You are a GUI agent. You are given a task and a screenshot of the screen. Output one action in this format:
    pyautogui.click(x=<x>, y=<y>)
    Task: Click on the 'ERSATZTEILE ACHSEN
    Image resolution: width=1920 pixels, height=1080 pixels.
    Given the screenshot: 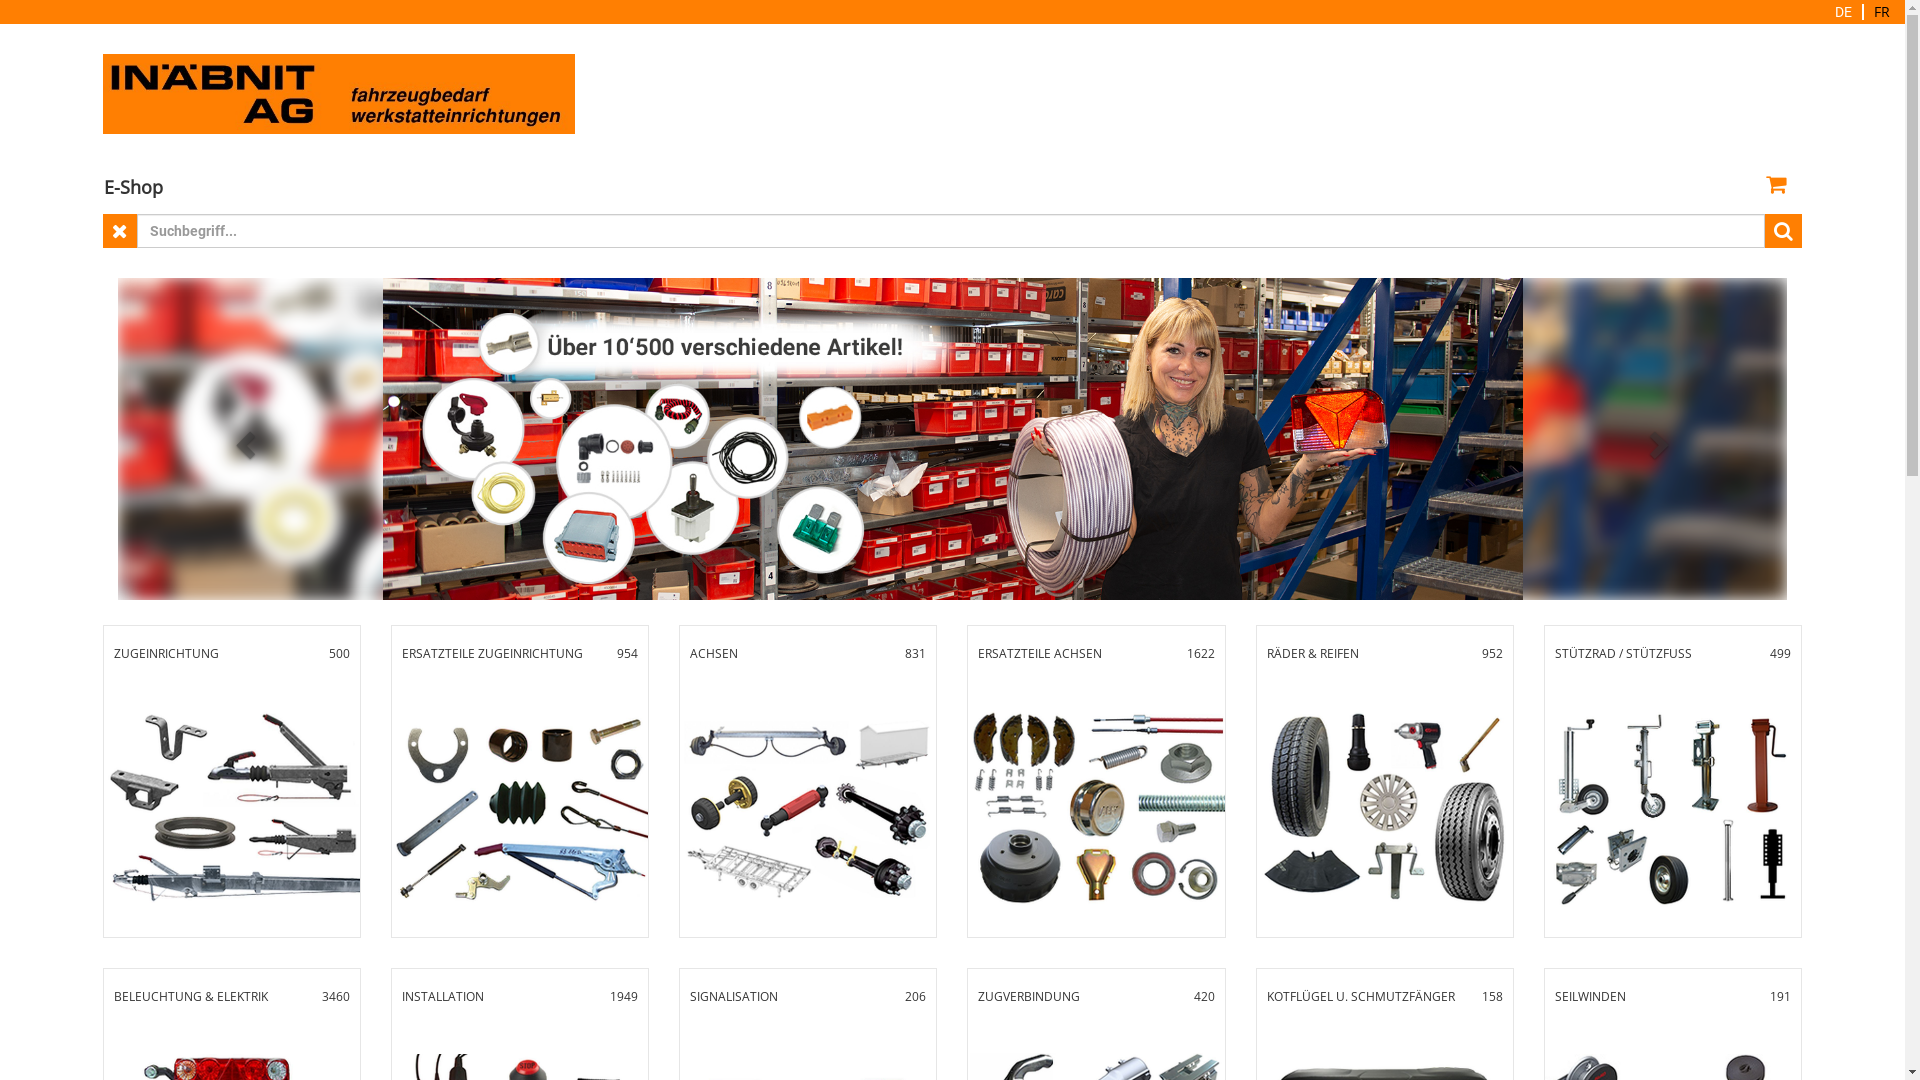 What is the action you would take?
    pyautogui.click(x=1094, y=780)
    